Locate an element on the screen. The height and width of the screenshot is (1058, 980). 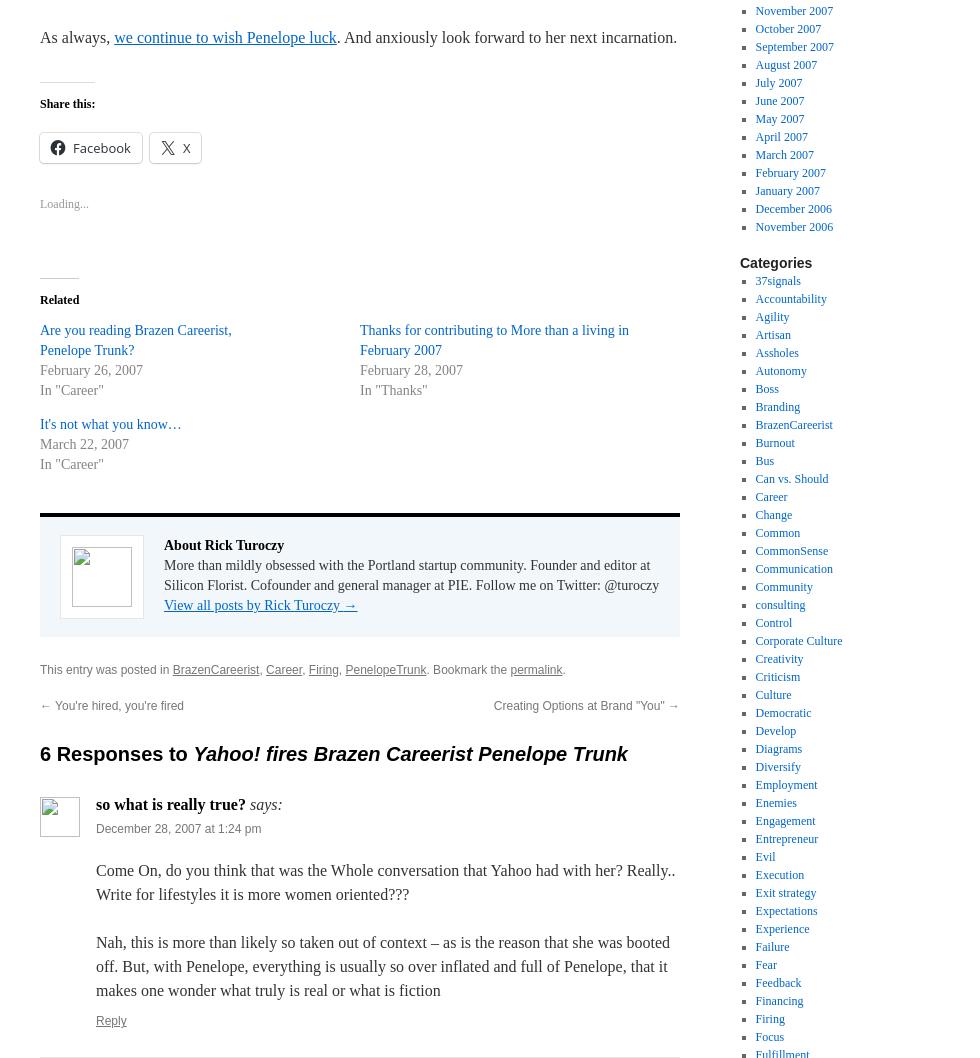
'Criticism' is located at coordinates (777, 676).